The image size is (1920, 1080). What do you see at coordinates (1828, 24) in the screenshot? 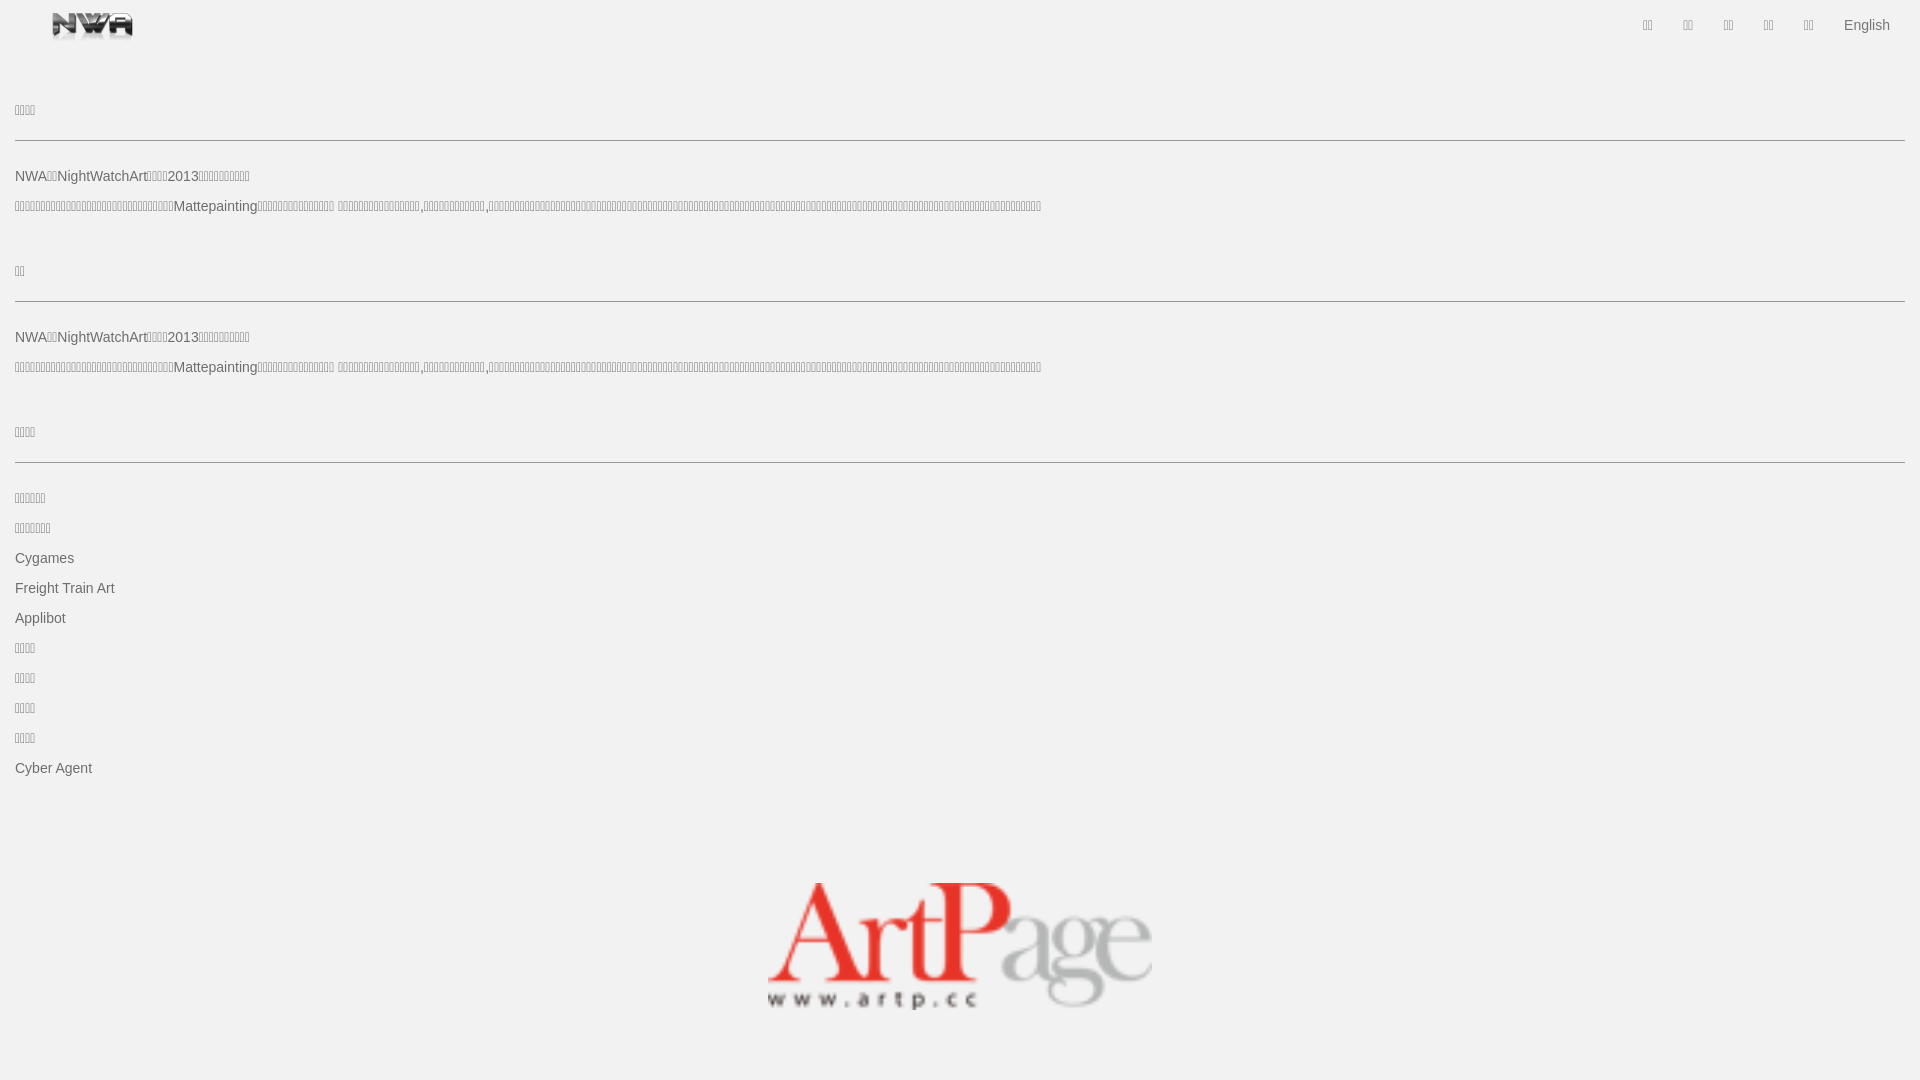
I see `'English'` at bounding box center [1828, 24].